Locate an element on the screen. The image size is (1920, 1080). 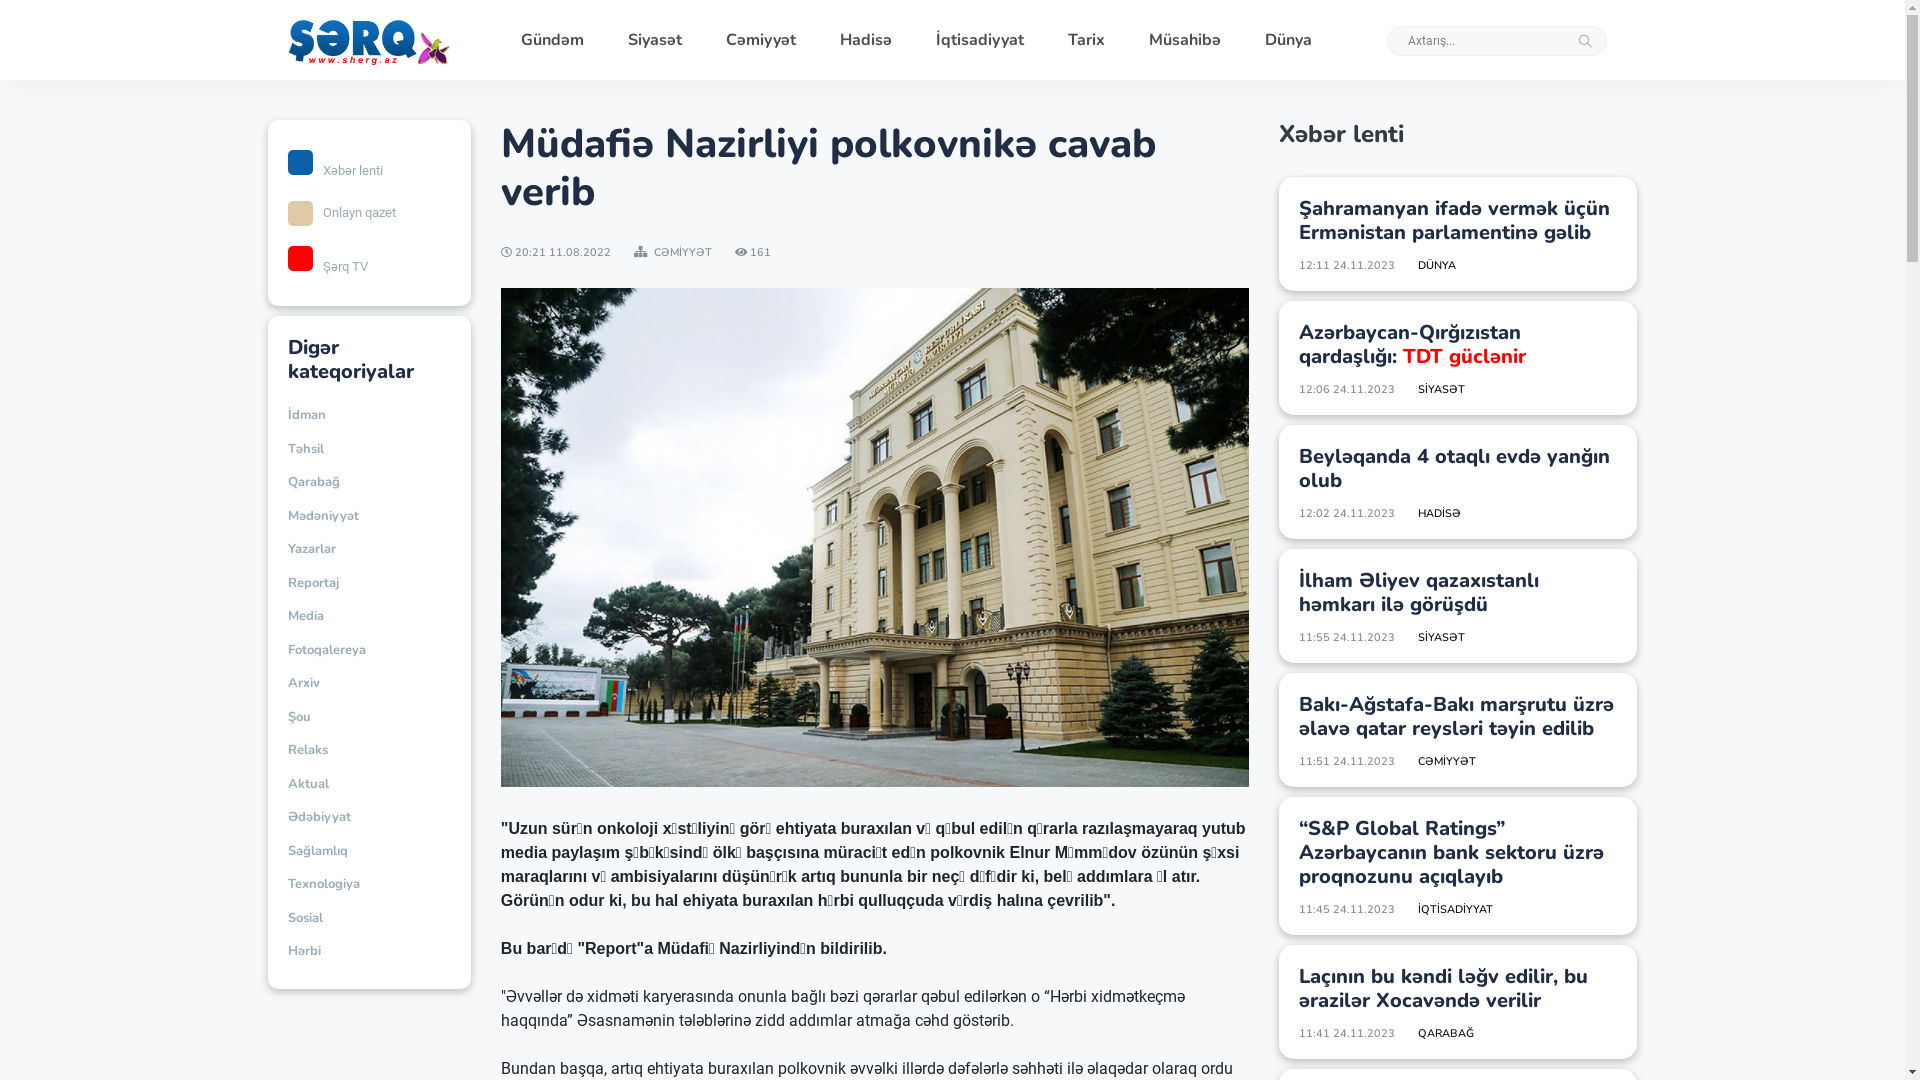
'Texnologiya' is located at coordinates (324, 883).